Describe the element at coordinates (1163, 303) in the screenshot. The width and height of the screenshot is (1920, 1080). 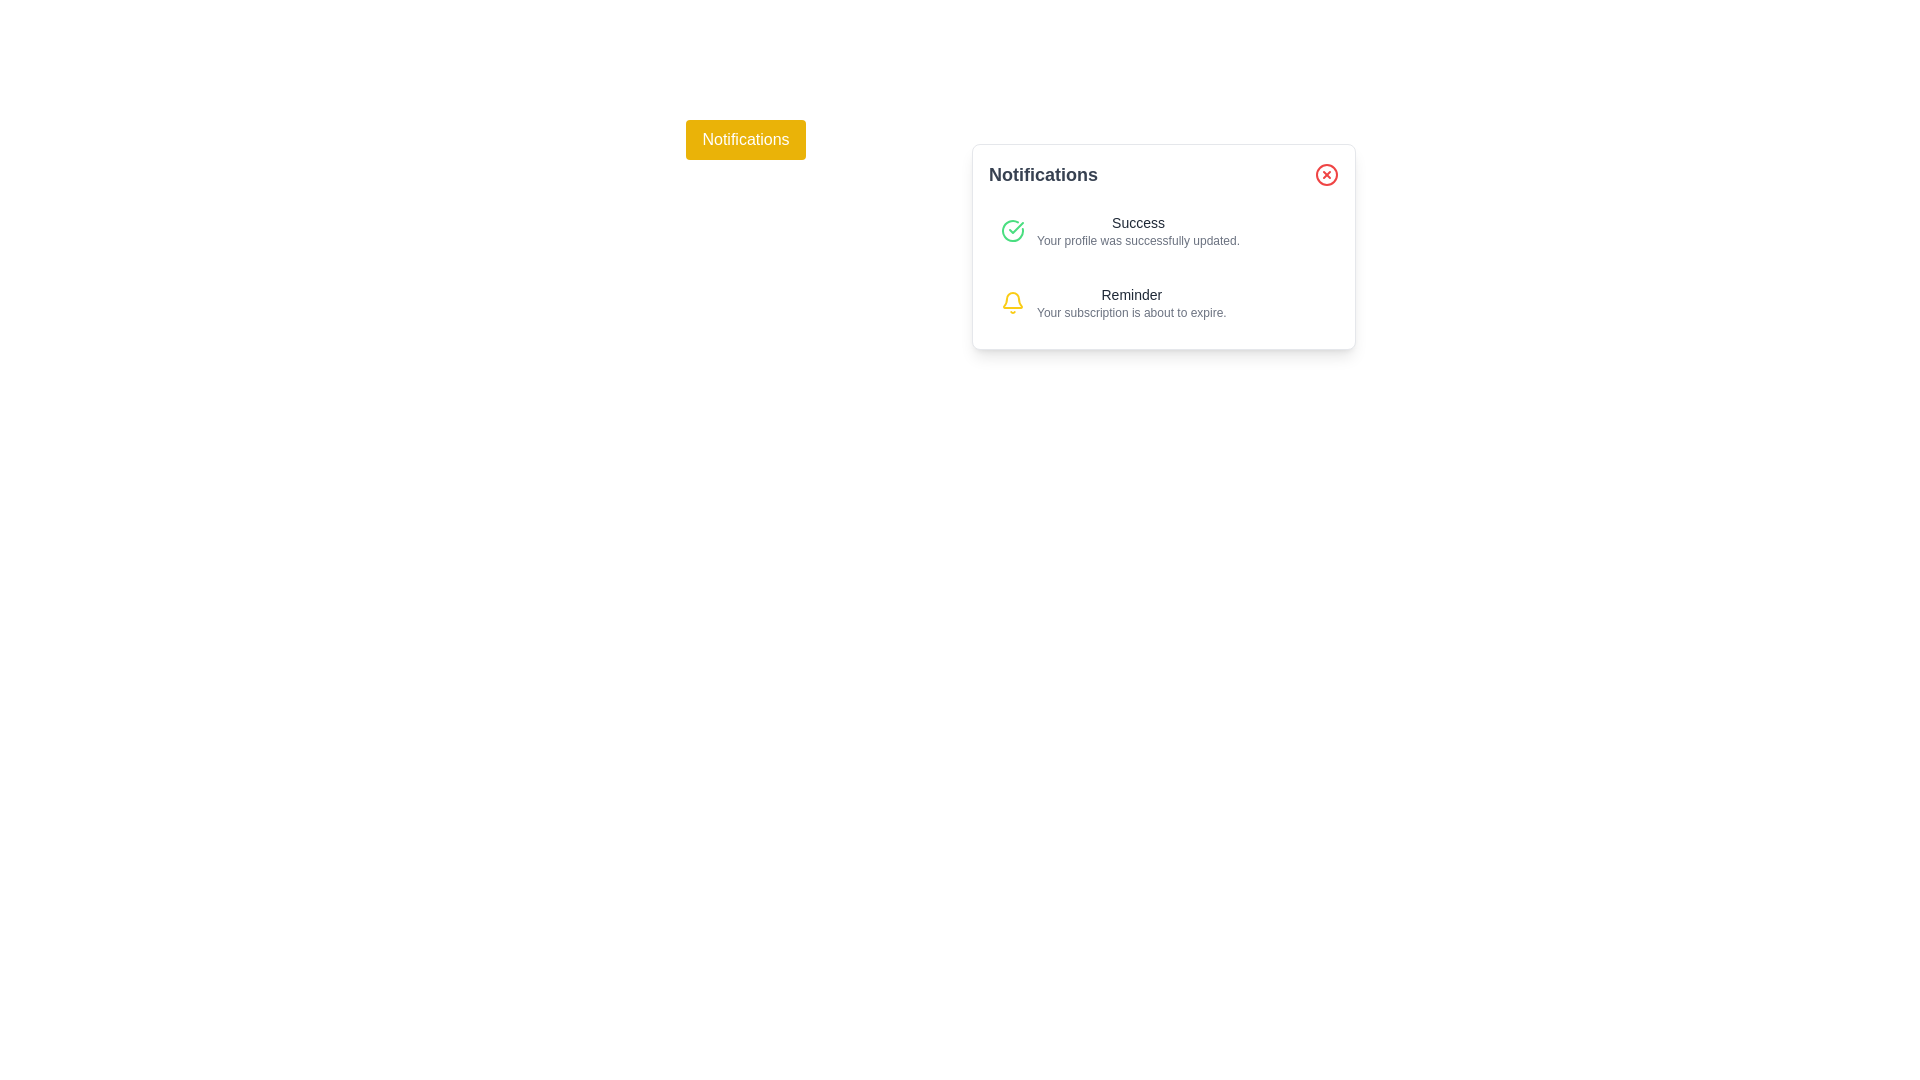
I see `the second notification item in the notification list, which notifies the user about an upcoming subscription expiration` at that location.